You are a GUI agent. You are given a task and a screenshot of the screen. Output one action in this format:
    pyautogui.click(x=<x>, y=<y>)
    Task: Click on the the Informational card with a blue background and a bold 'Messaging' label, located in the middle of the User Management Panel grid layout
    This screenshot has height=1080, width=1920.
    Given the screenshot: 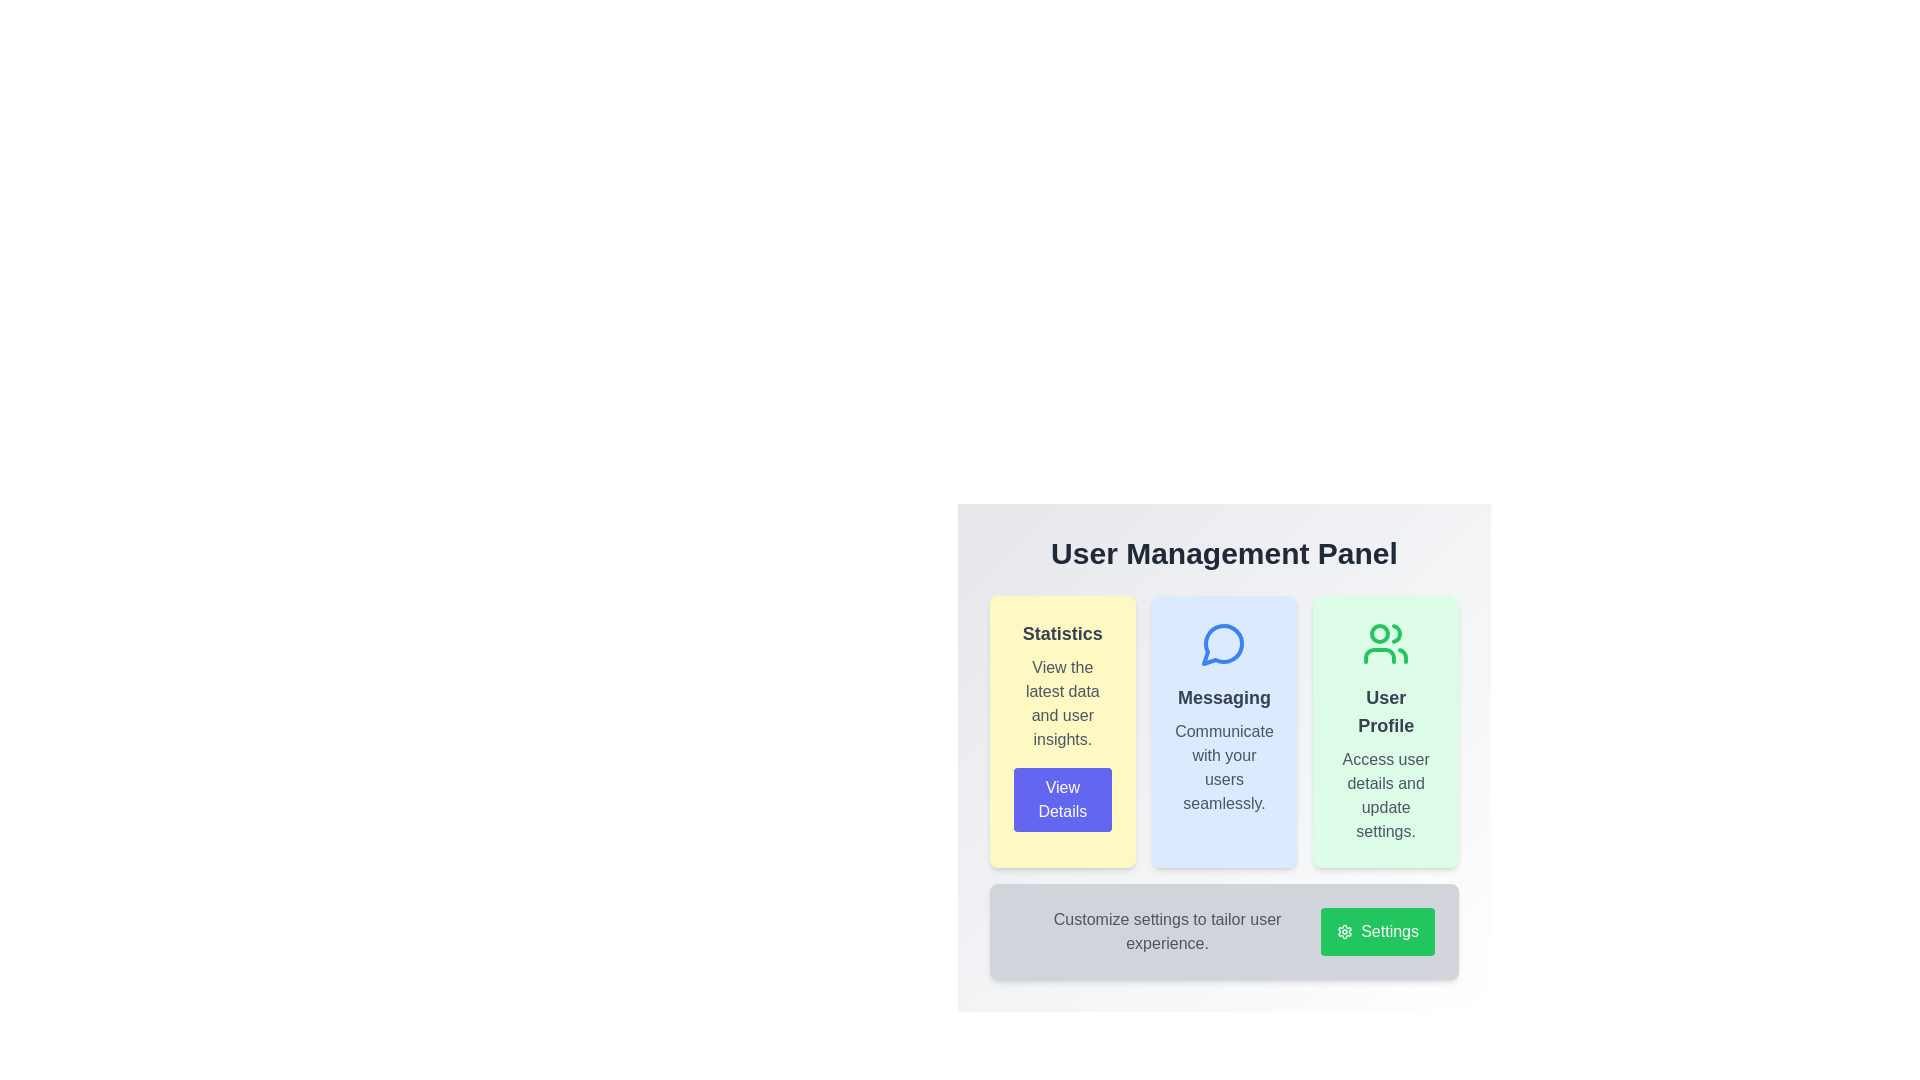 What is the action you would take?
    pyautogui.click(x=1223, y=732)
    